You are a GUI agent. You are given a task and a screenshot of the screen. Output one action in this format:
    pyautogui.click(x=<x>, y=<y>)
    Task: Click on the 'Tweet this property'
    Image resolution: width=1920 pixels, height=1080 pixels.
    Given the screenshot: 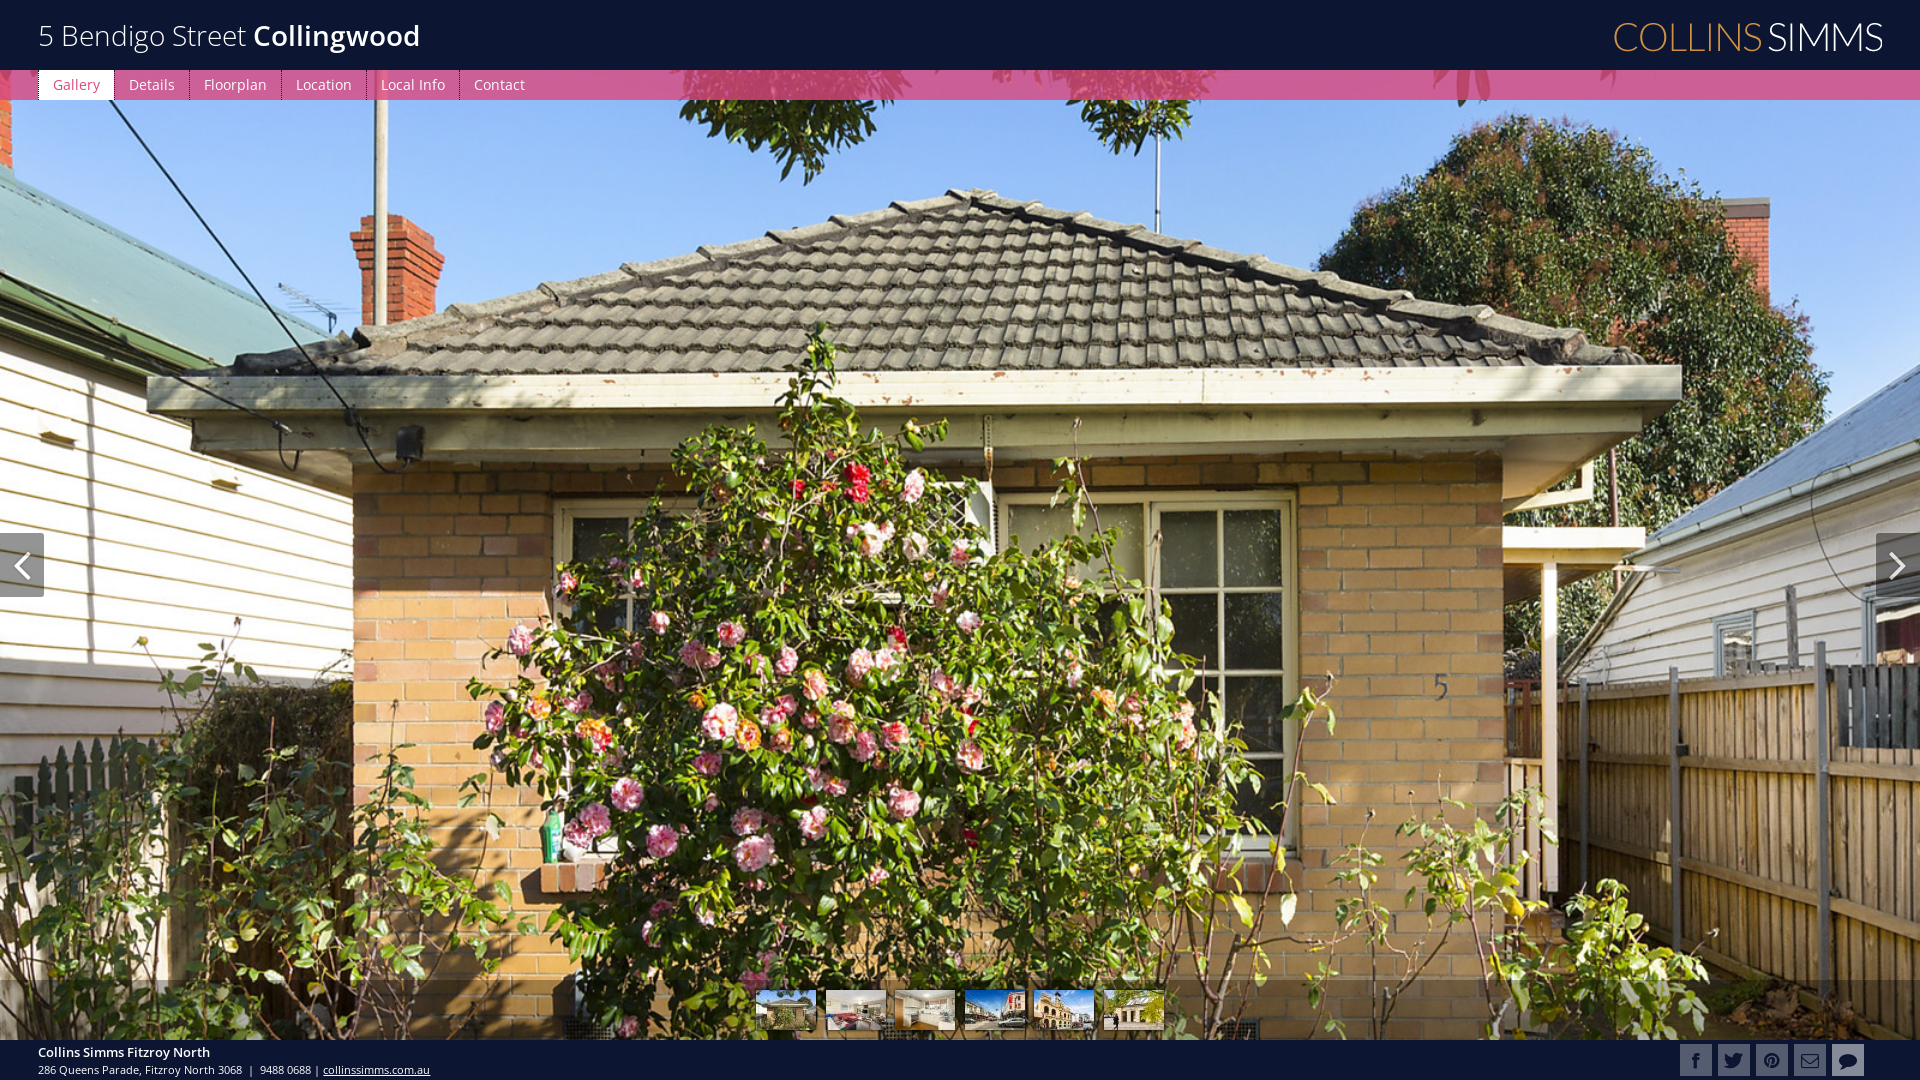 What is the action you would take?
    pyautogui.click(x=1732, y=1059)
    